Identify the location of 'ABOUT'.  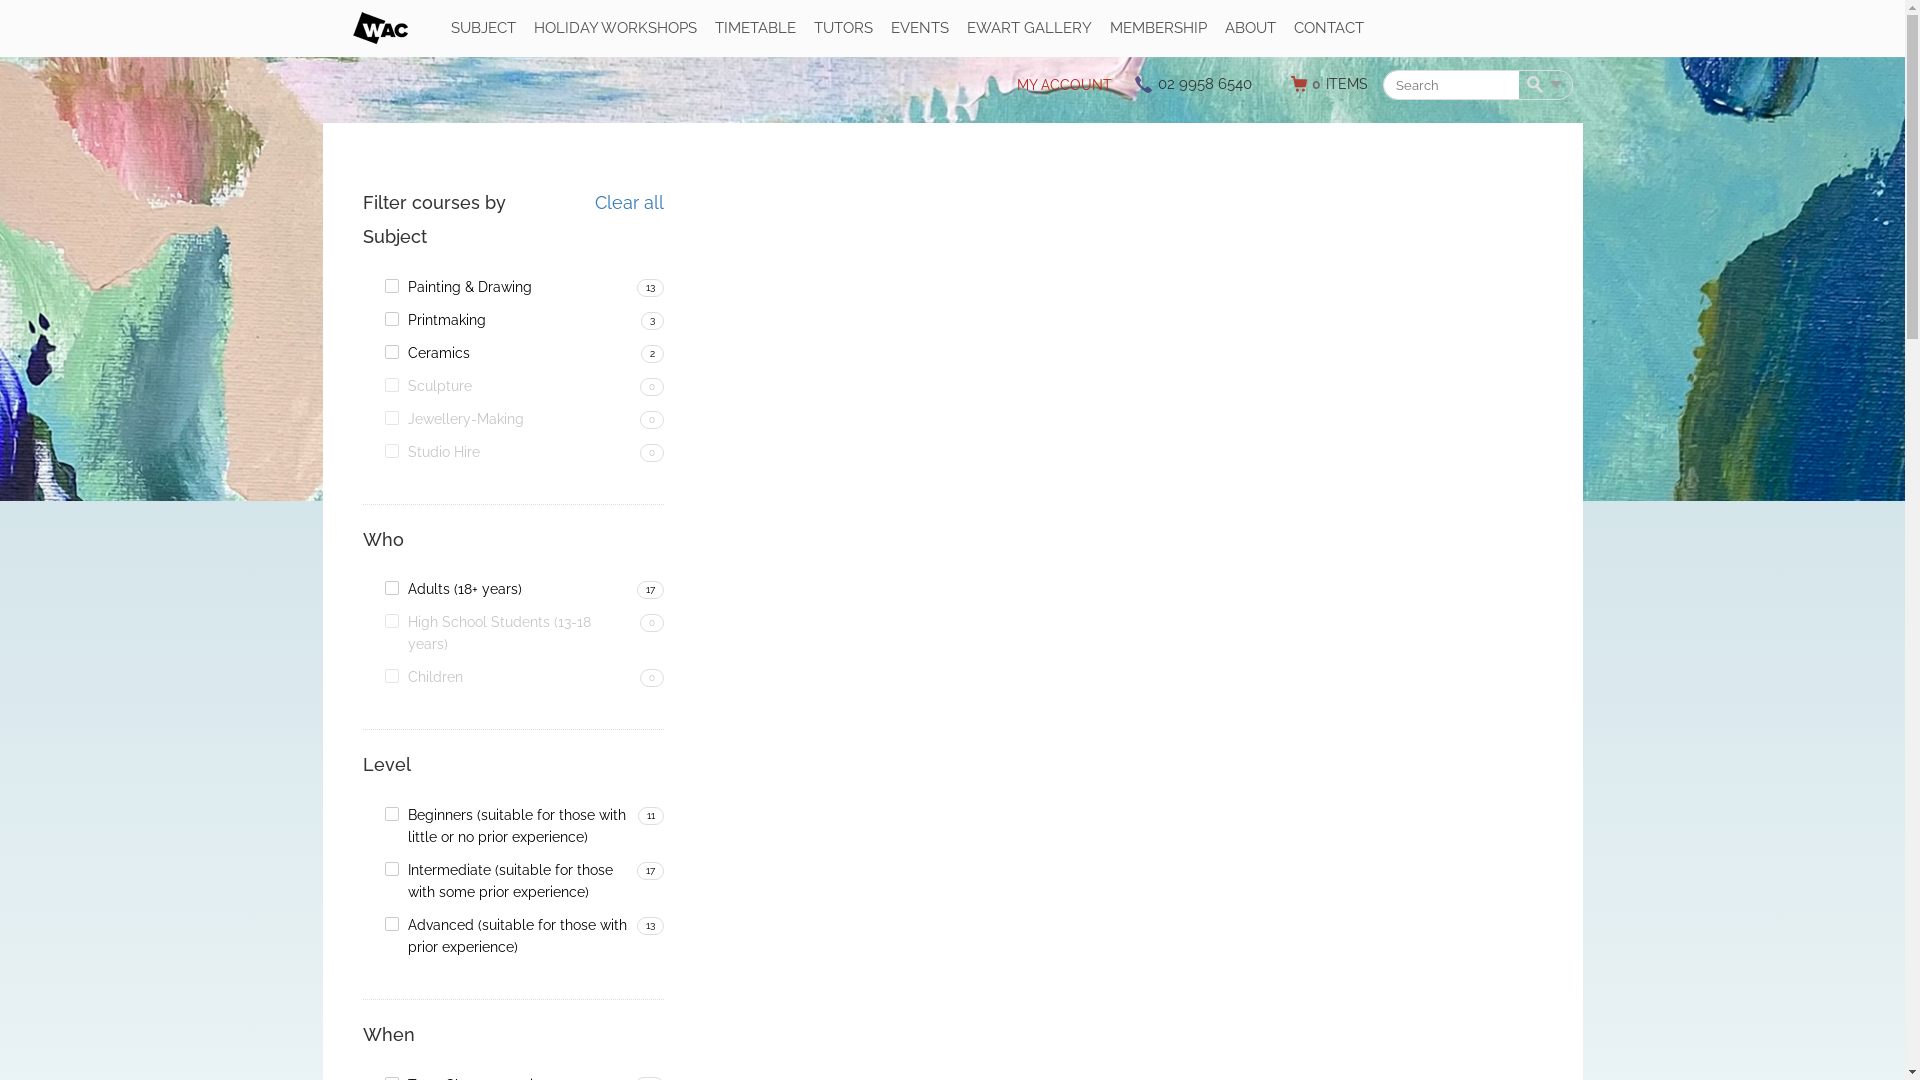
(1248, 27).